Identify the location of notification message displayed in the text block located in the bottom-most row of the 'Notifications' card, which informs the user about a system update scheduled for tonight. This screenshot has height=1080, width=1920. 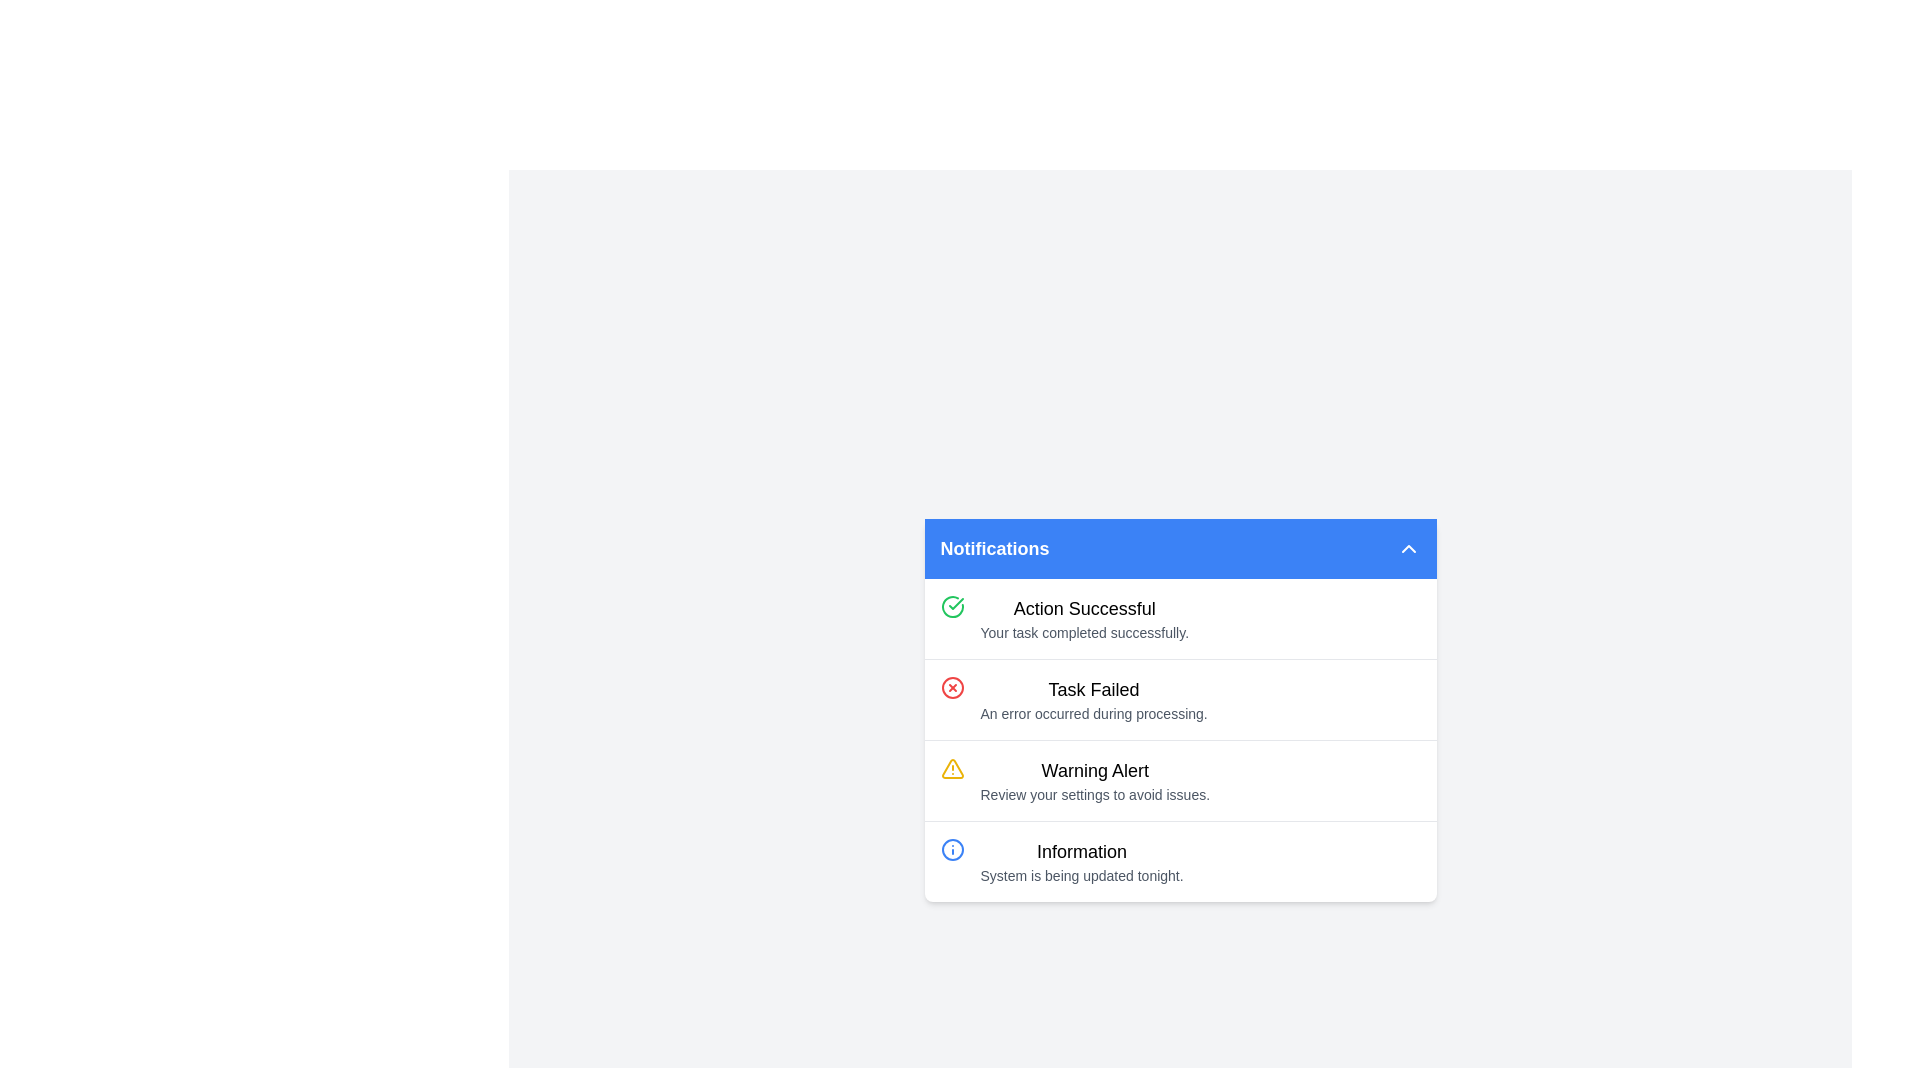
(1081, 860).